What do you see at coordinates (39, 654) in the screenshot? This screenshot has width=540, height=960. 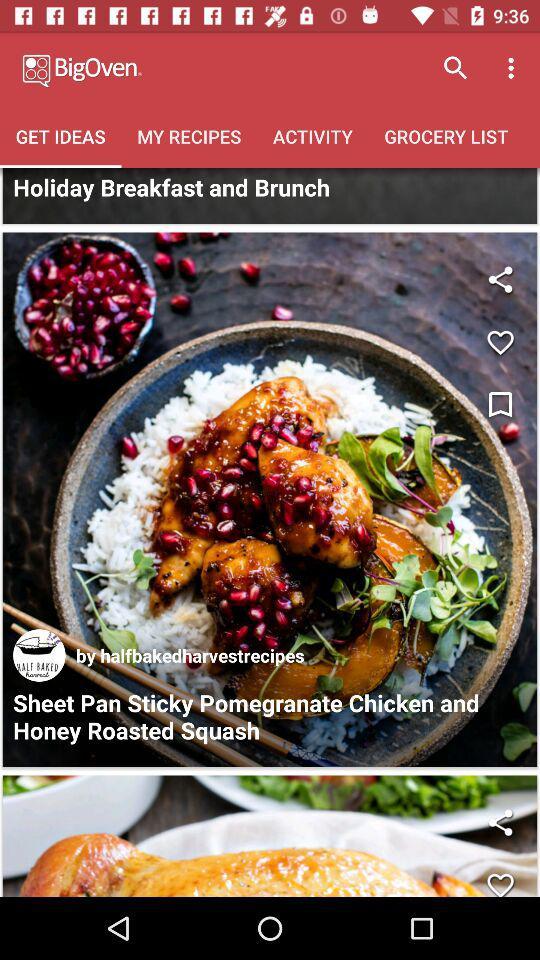 I see `the icon at the bottom left corner` at bounding box center [39, 654].